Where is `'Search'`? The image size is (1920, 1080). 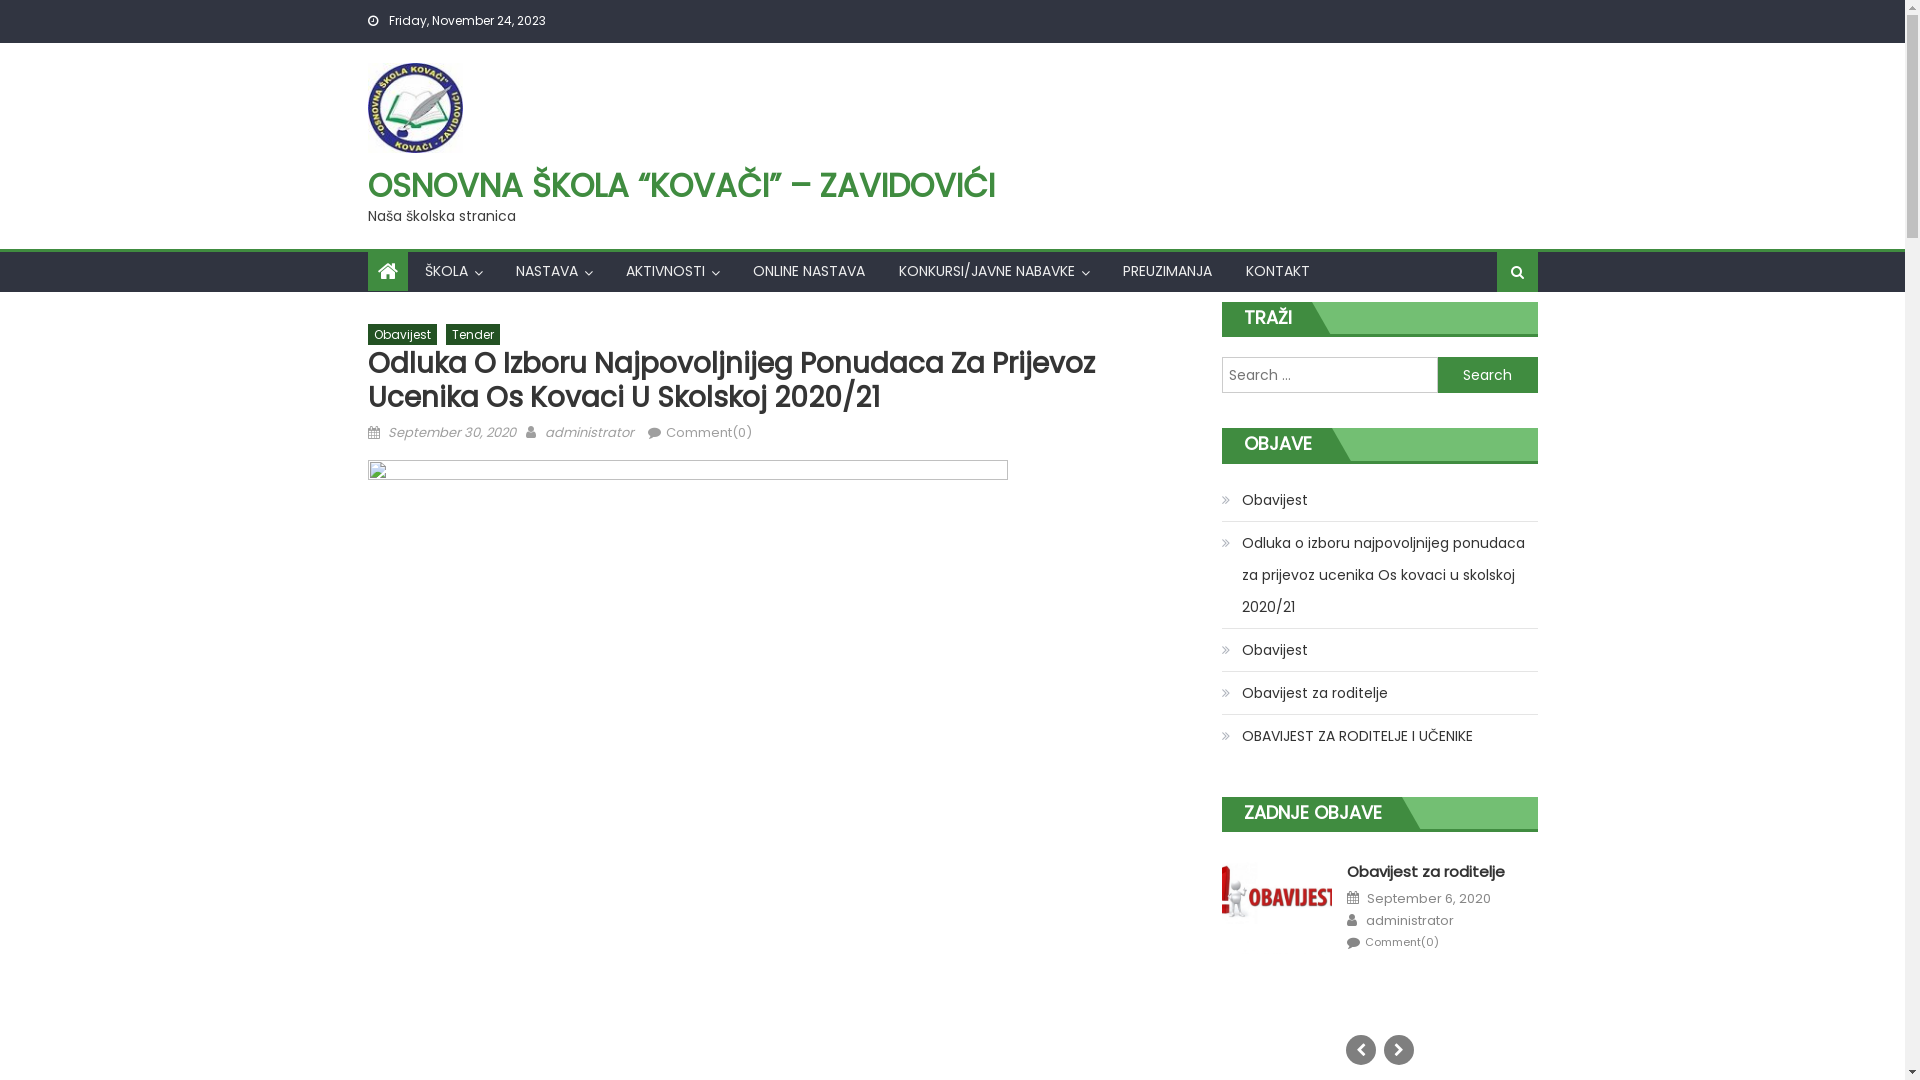 'Search' is located at coordinates (1488, 334).